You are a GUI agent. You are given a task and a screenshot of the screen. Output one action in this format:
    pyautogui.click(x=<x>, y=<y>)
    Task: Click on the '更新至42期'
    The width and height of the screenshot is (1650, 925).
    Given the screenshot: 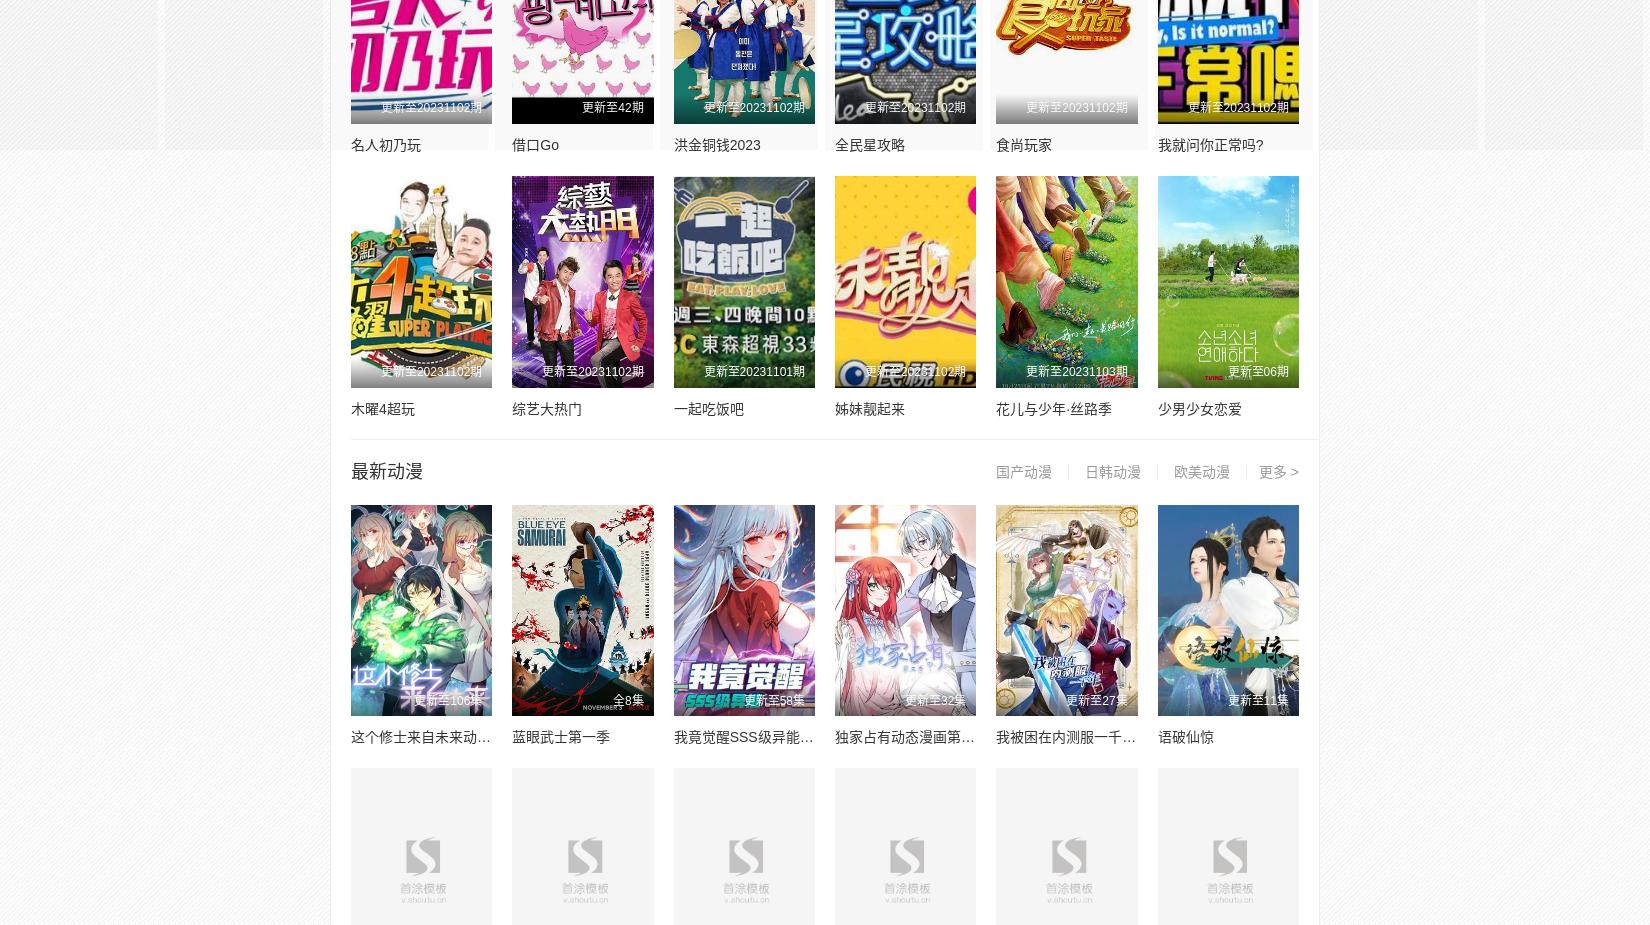 What is the action you would take?
    pyautogui.click(x=611, y=106)
    